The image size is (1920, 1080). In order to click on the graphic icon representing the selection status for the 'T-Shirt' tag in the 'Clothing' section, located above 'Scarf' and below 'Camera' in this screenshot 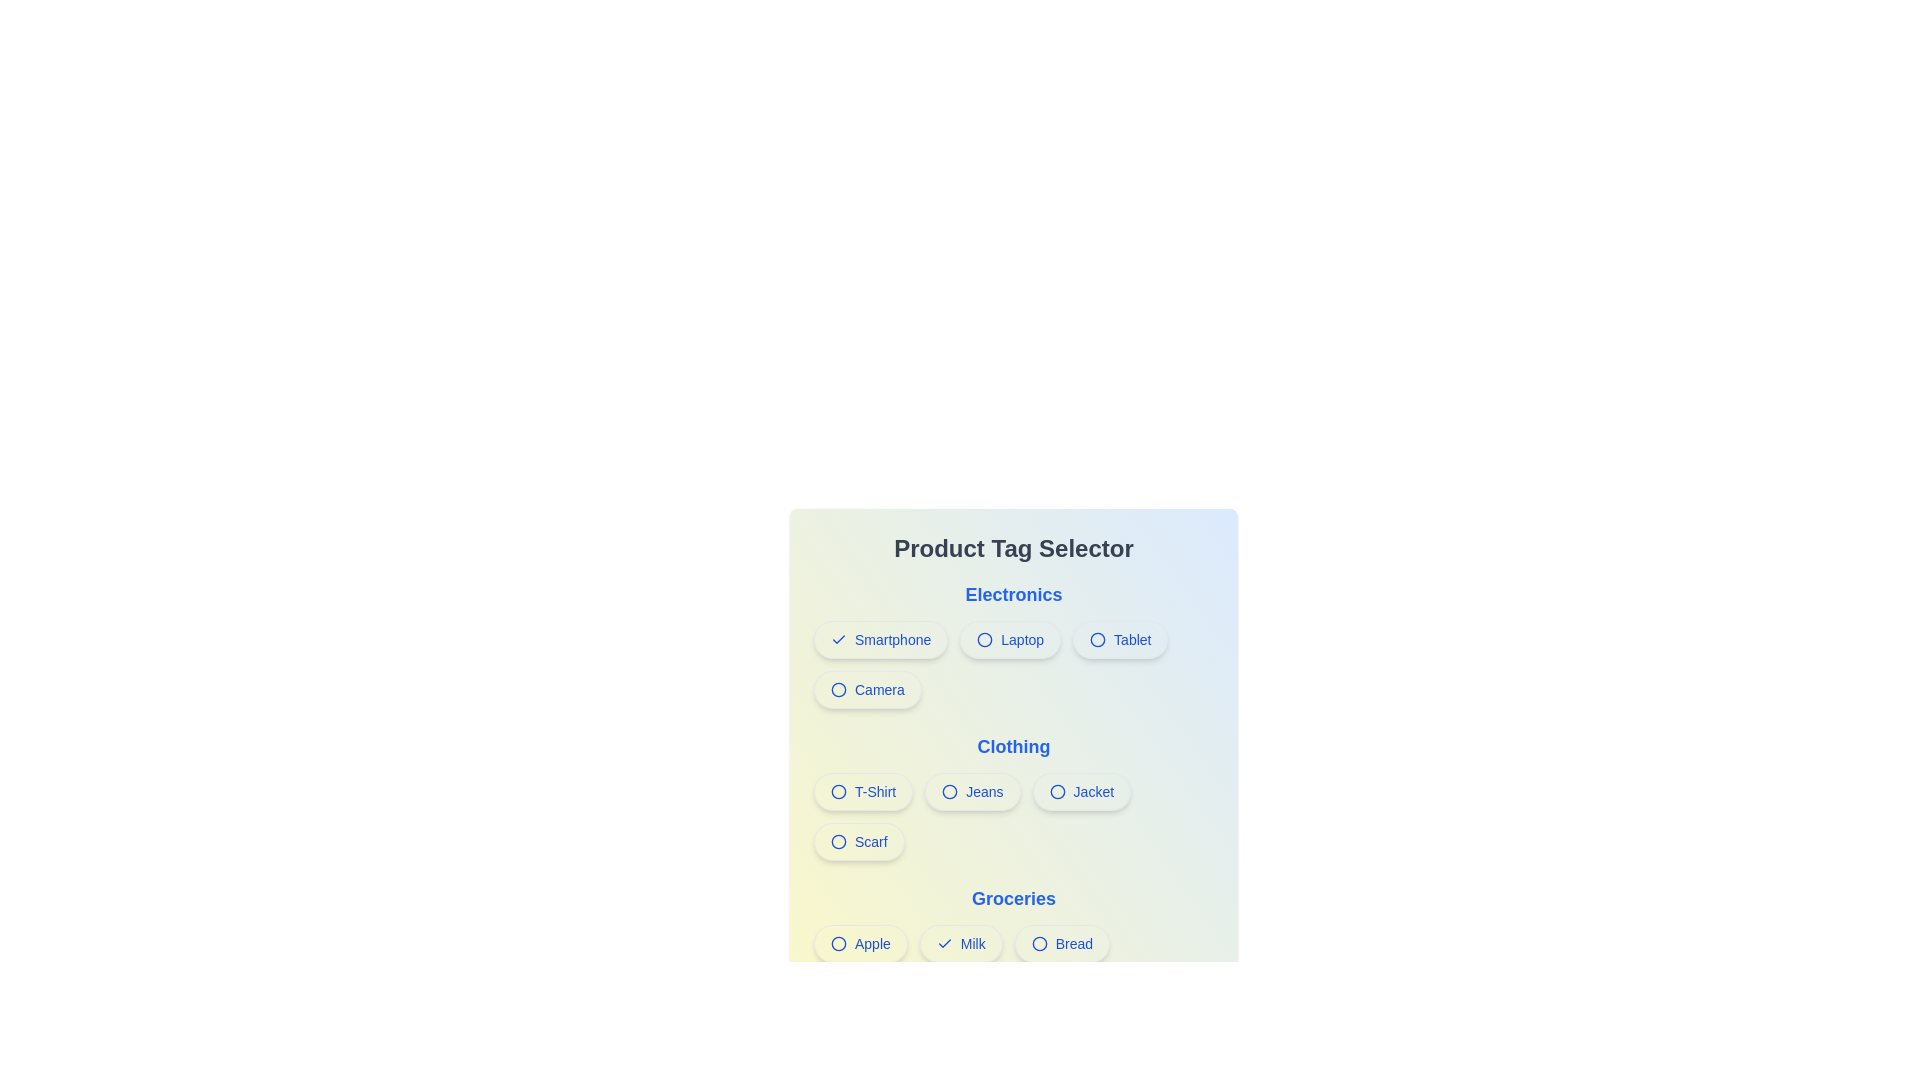, I will do `click(839, 790)`.